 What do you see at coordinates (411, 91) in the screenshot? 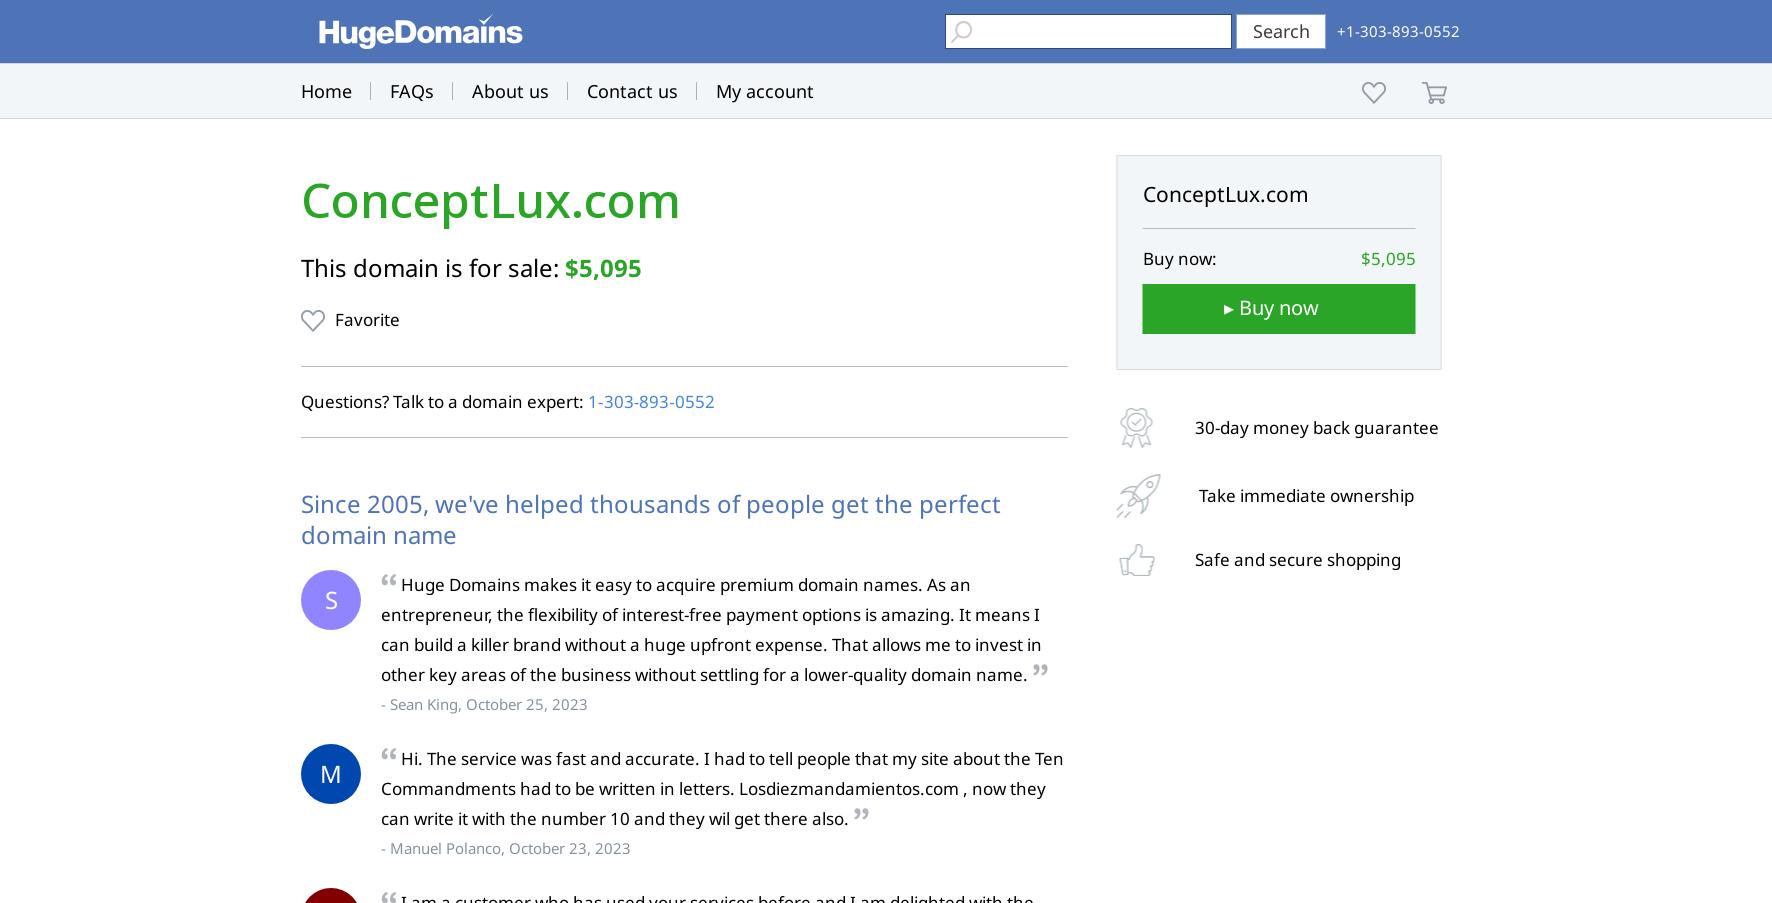
I see `'FAQs'` at bounding box center [411, 91].